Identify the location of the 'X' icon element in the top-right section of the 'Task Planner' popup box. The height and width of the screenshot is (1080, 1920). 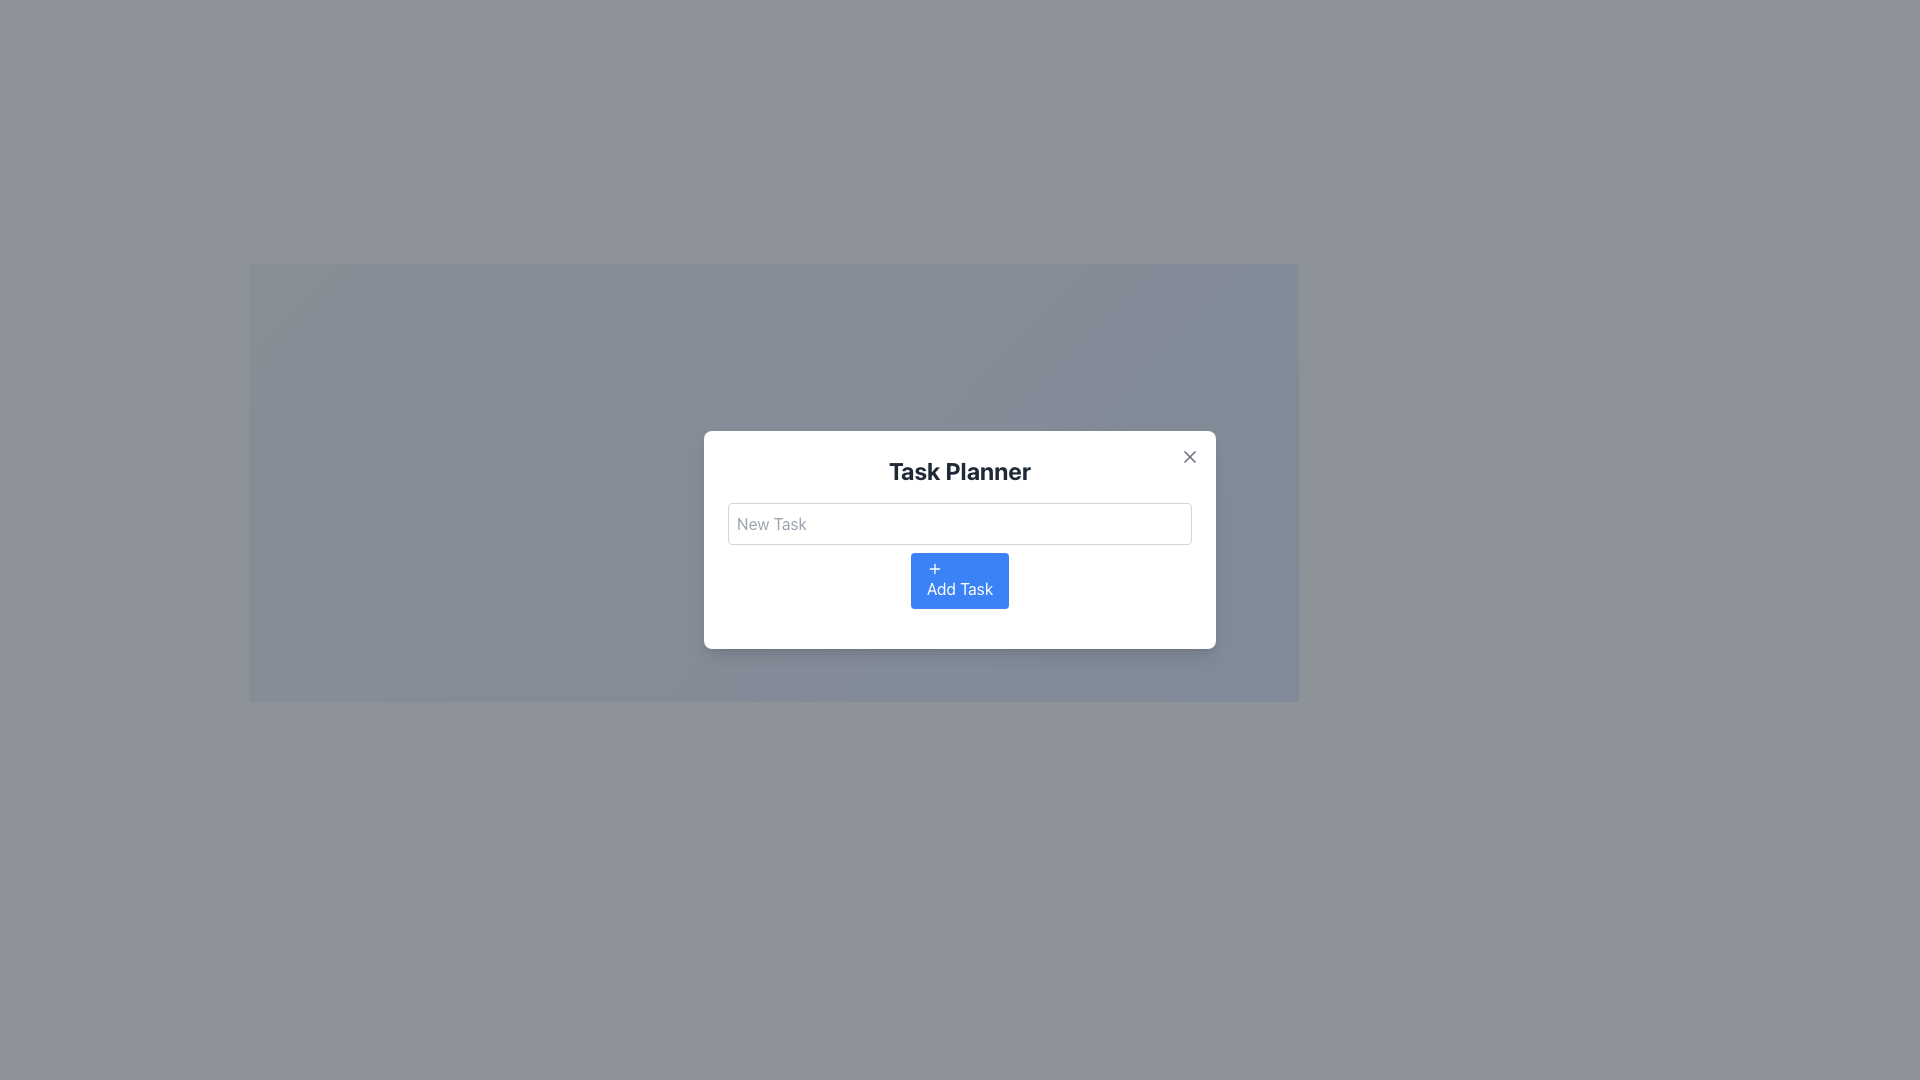
(1190, 456).